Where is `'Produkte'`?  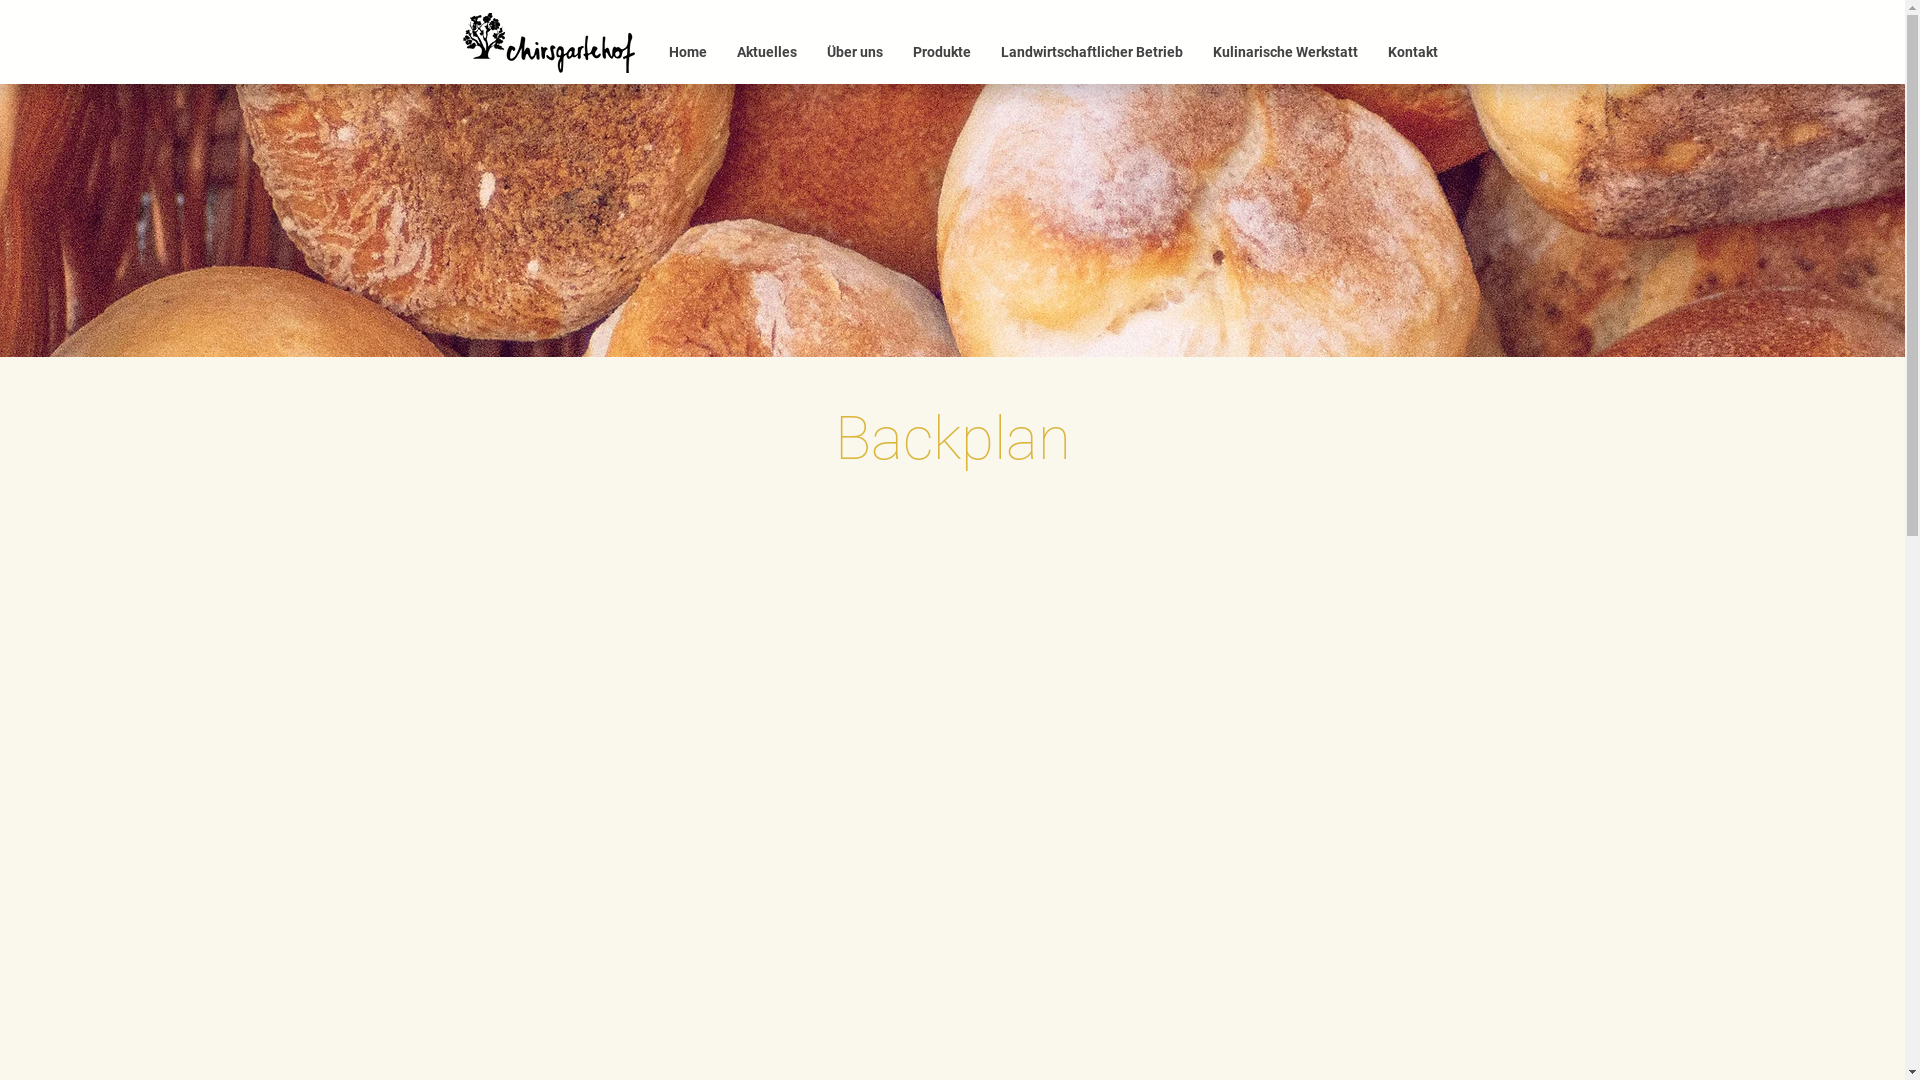
'Produkte' is located at coordinates (940, 51).